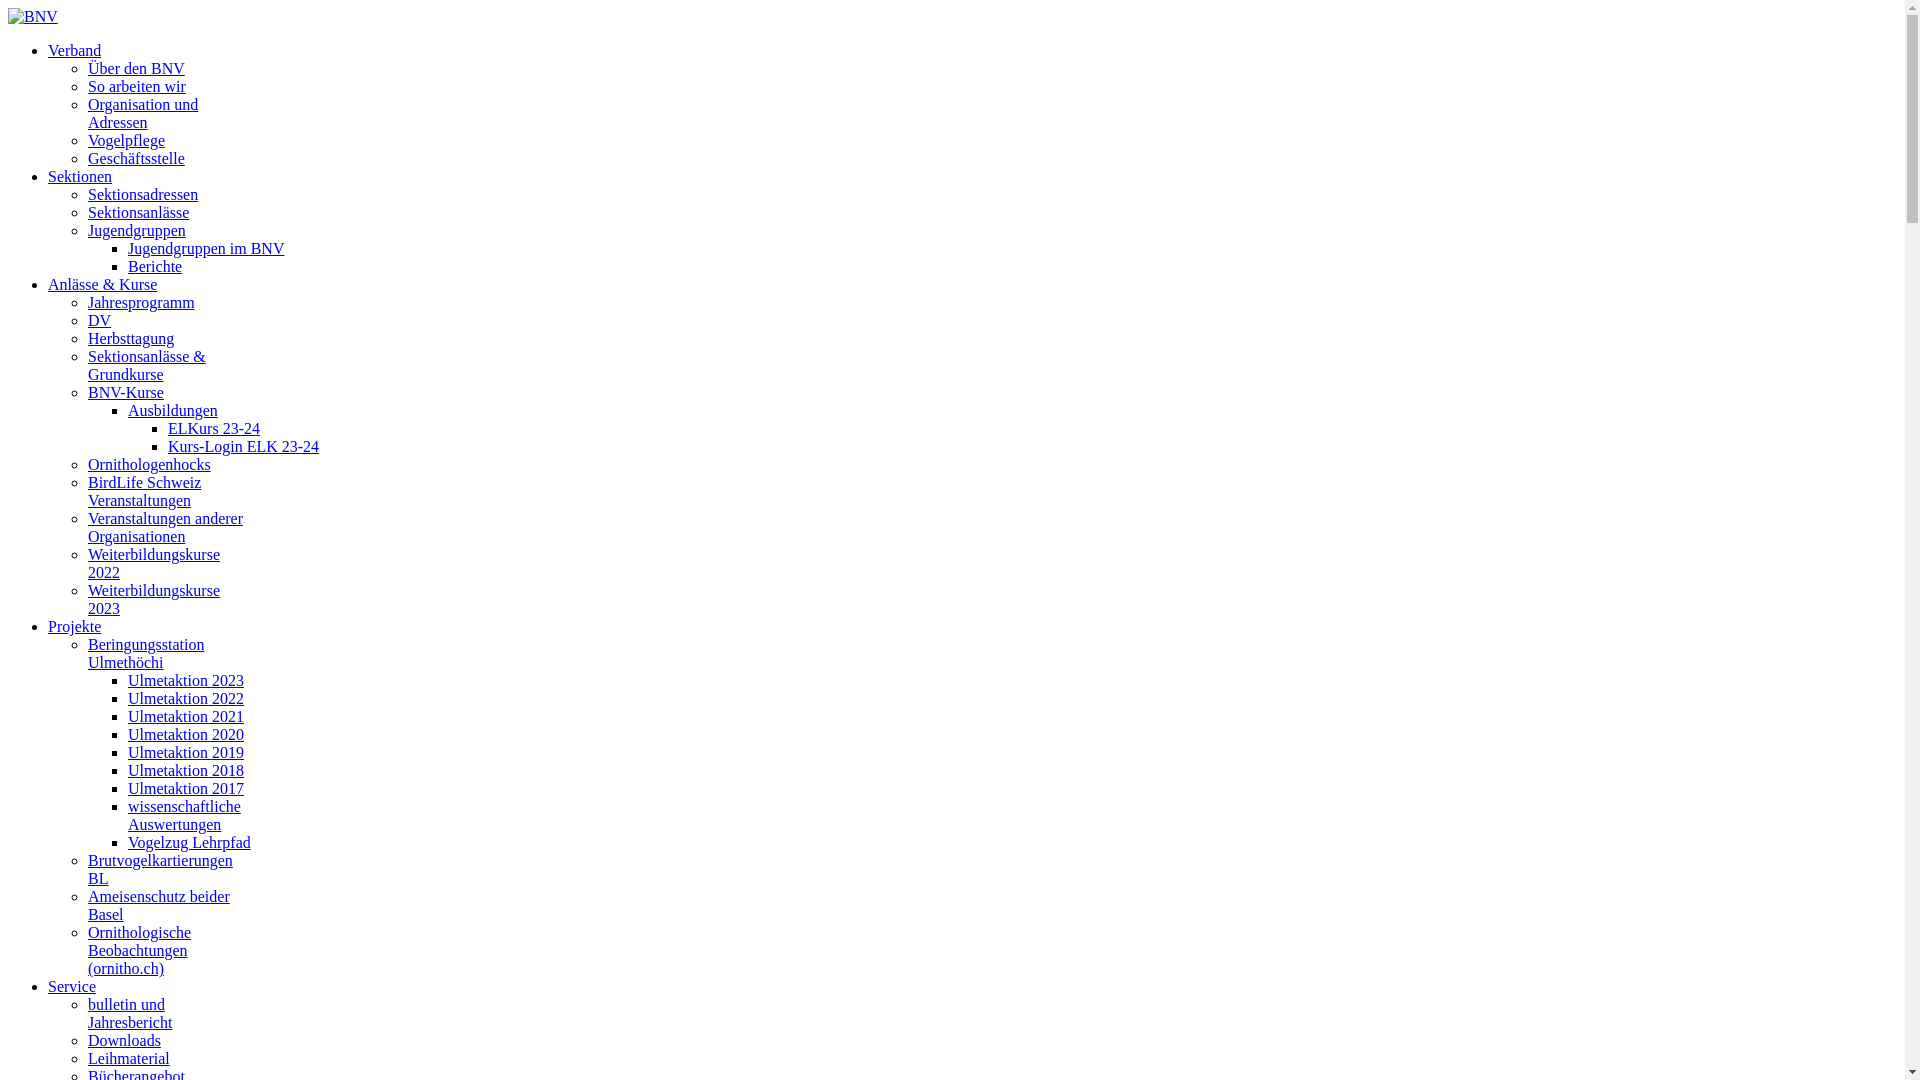 The height and width of the screenshot is (1080, 1920). I want to click on 'Downloads', so click(123, 1039).